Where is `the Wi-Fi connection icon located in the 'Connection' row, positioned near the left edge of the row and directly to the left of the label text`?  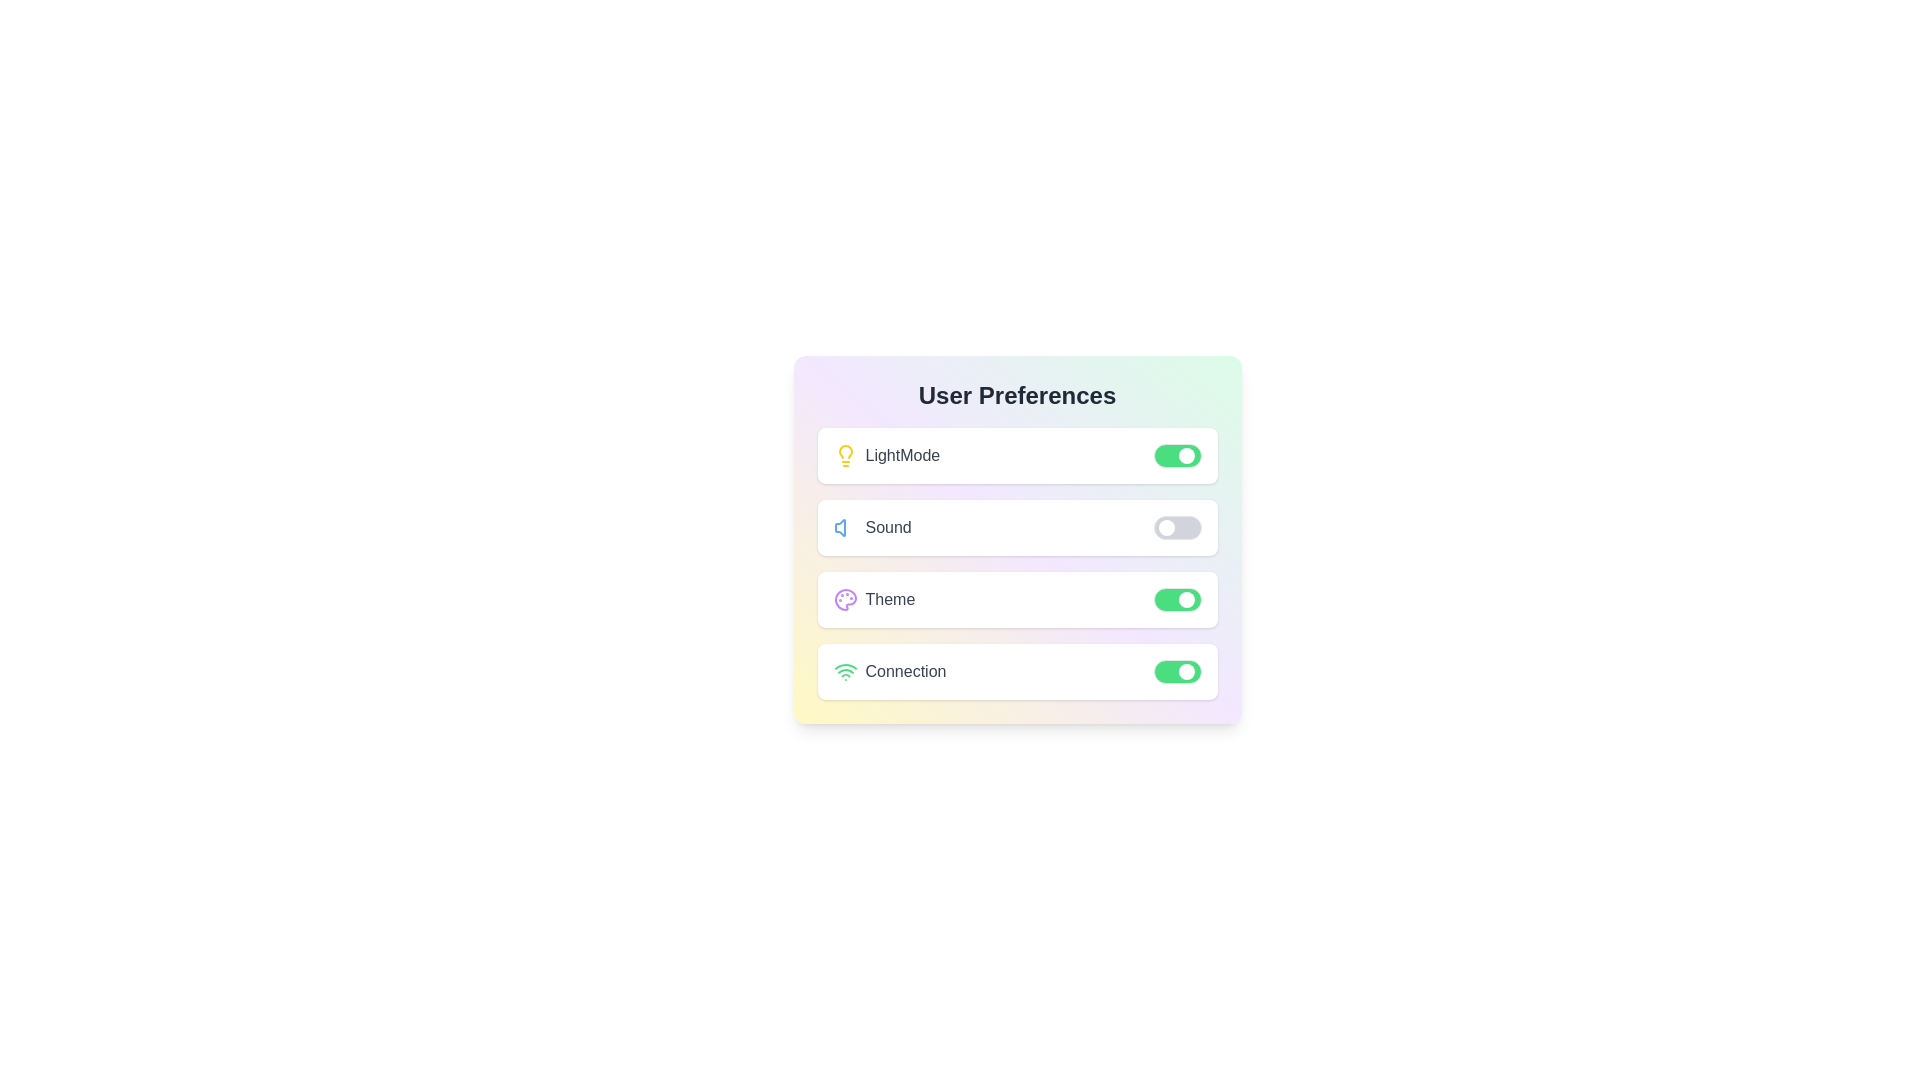 the Wi-Fi connection icon located in the 'Connection' row, positioned near the left edge of the row and directly to the left of the label text is located at coordinates (845, 671).